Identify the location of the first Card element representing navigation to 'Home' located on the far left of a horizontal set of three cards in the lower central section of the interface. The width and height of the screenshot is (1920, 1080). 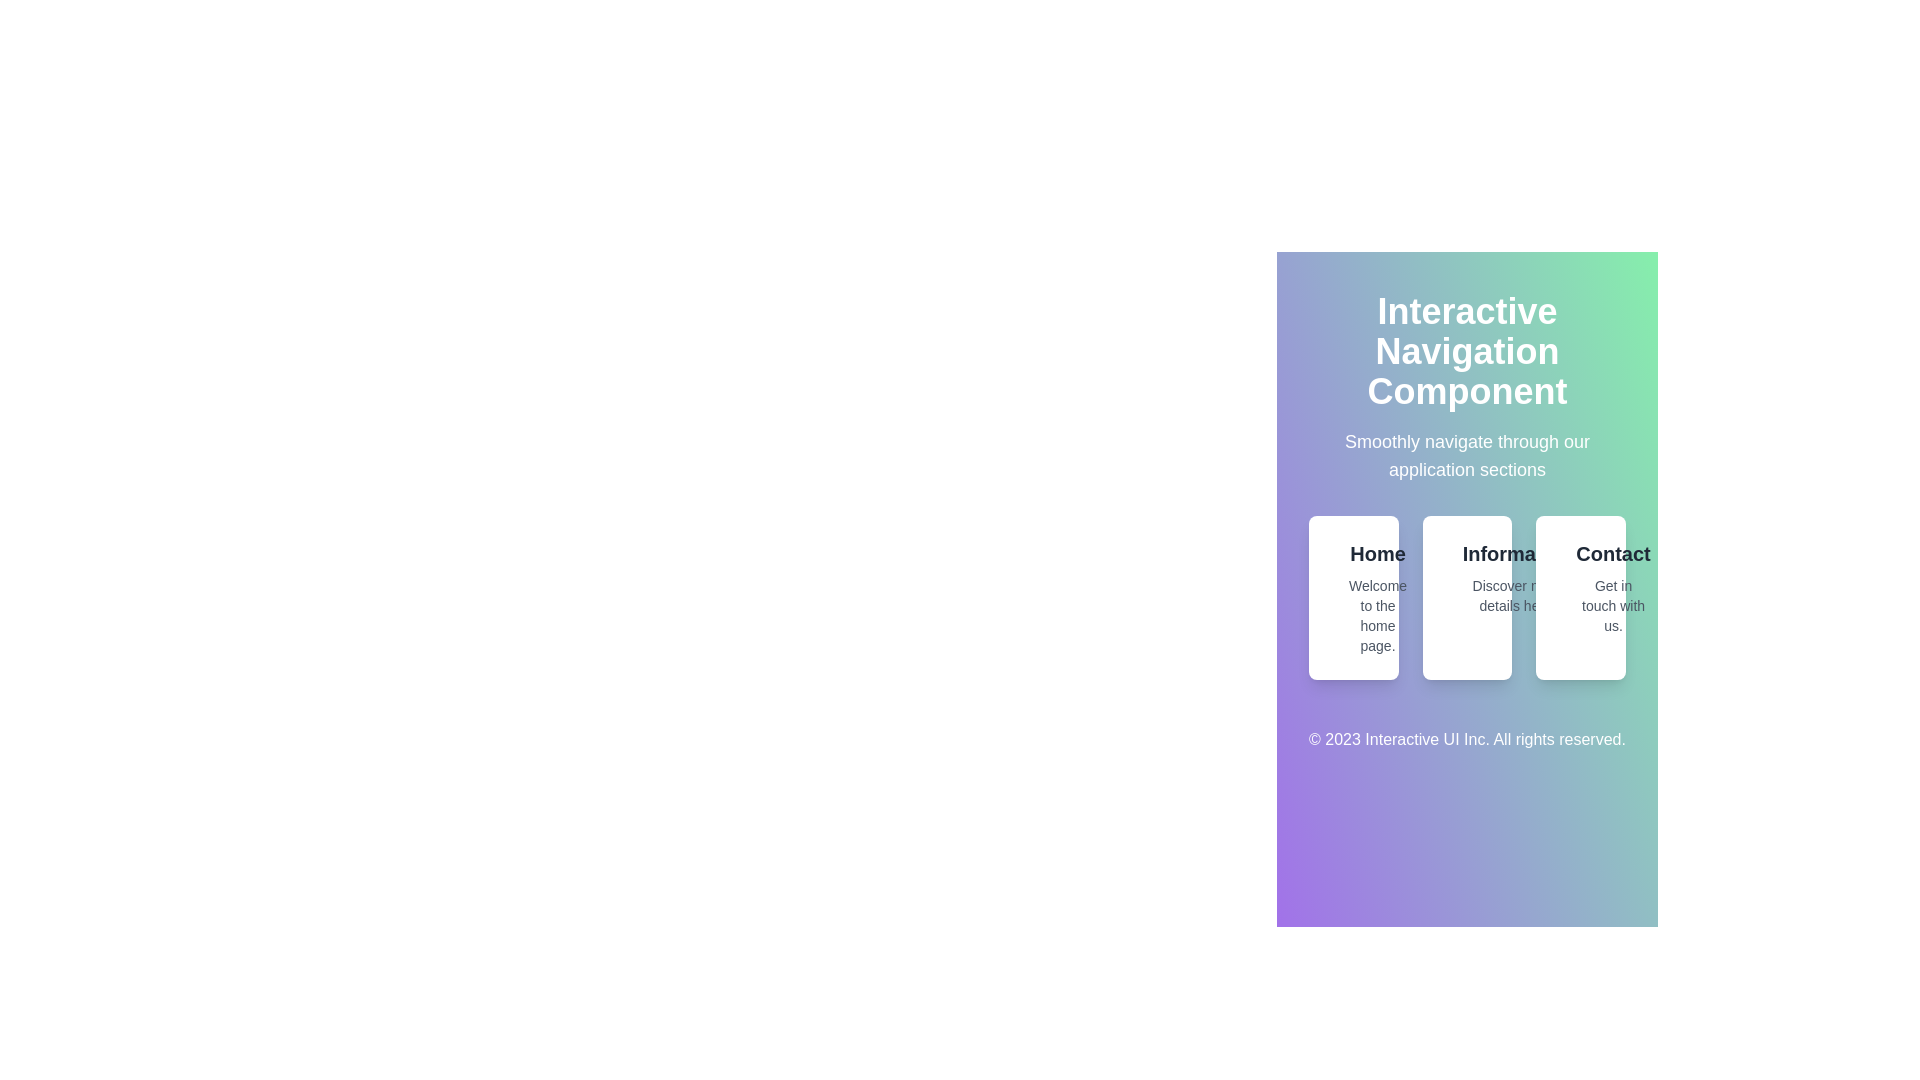
(1353, 596).